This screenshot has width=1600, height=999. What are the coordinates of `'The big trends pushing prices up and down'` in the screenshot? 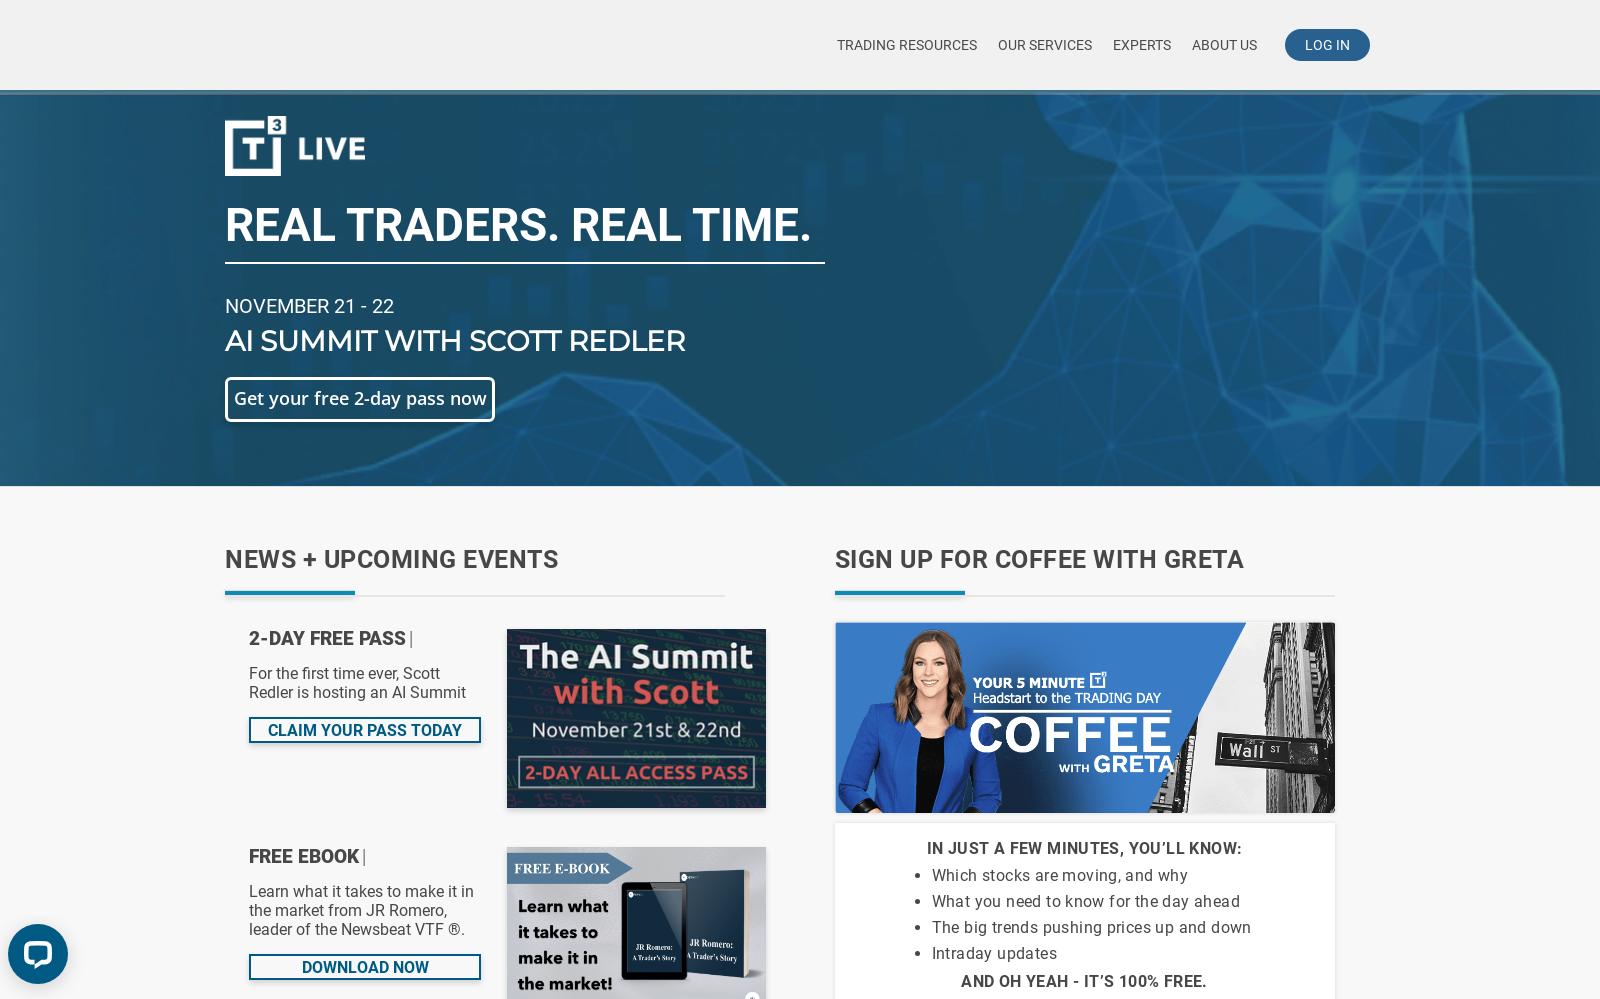 It's located at (1091, 927).